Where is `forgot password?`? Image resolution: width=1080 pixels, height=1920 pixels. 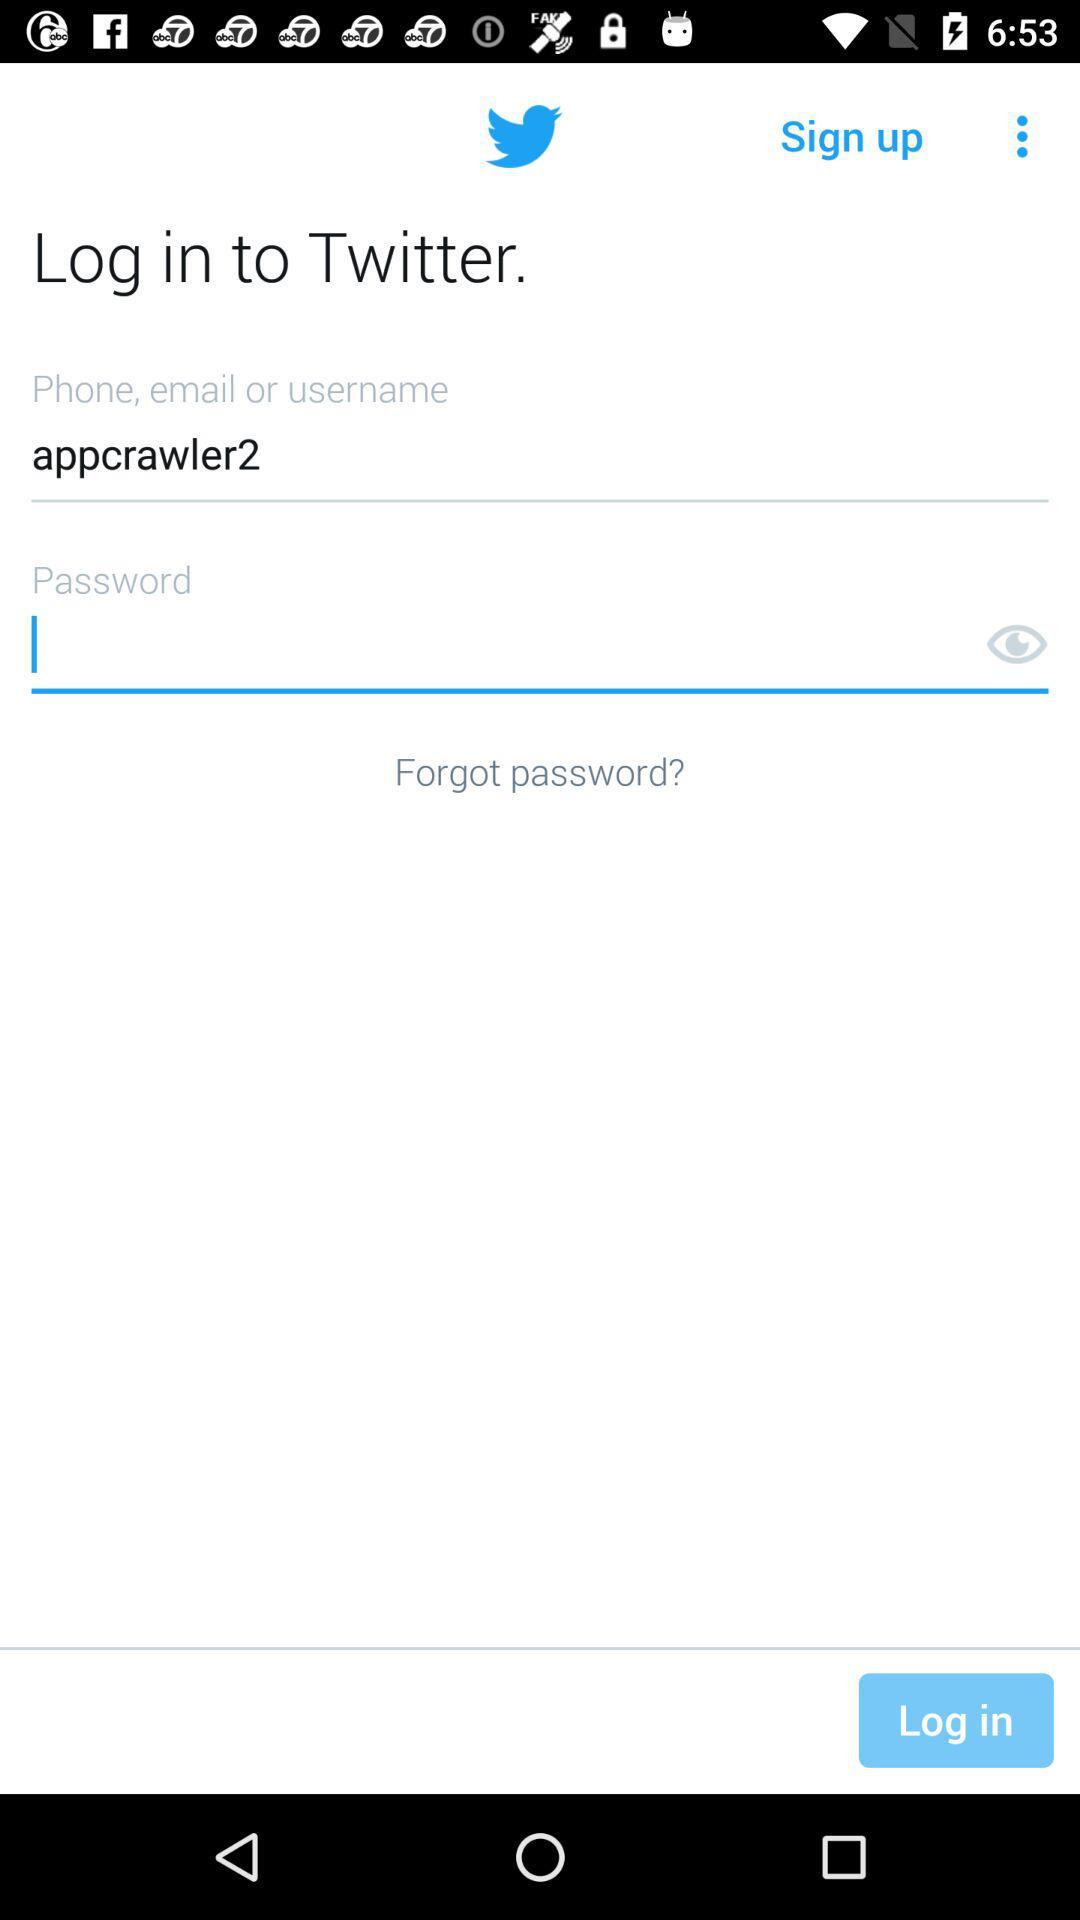 forgot password? is located at coordinates (538, 770).